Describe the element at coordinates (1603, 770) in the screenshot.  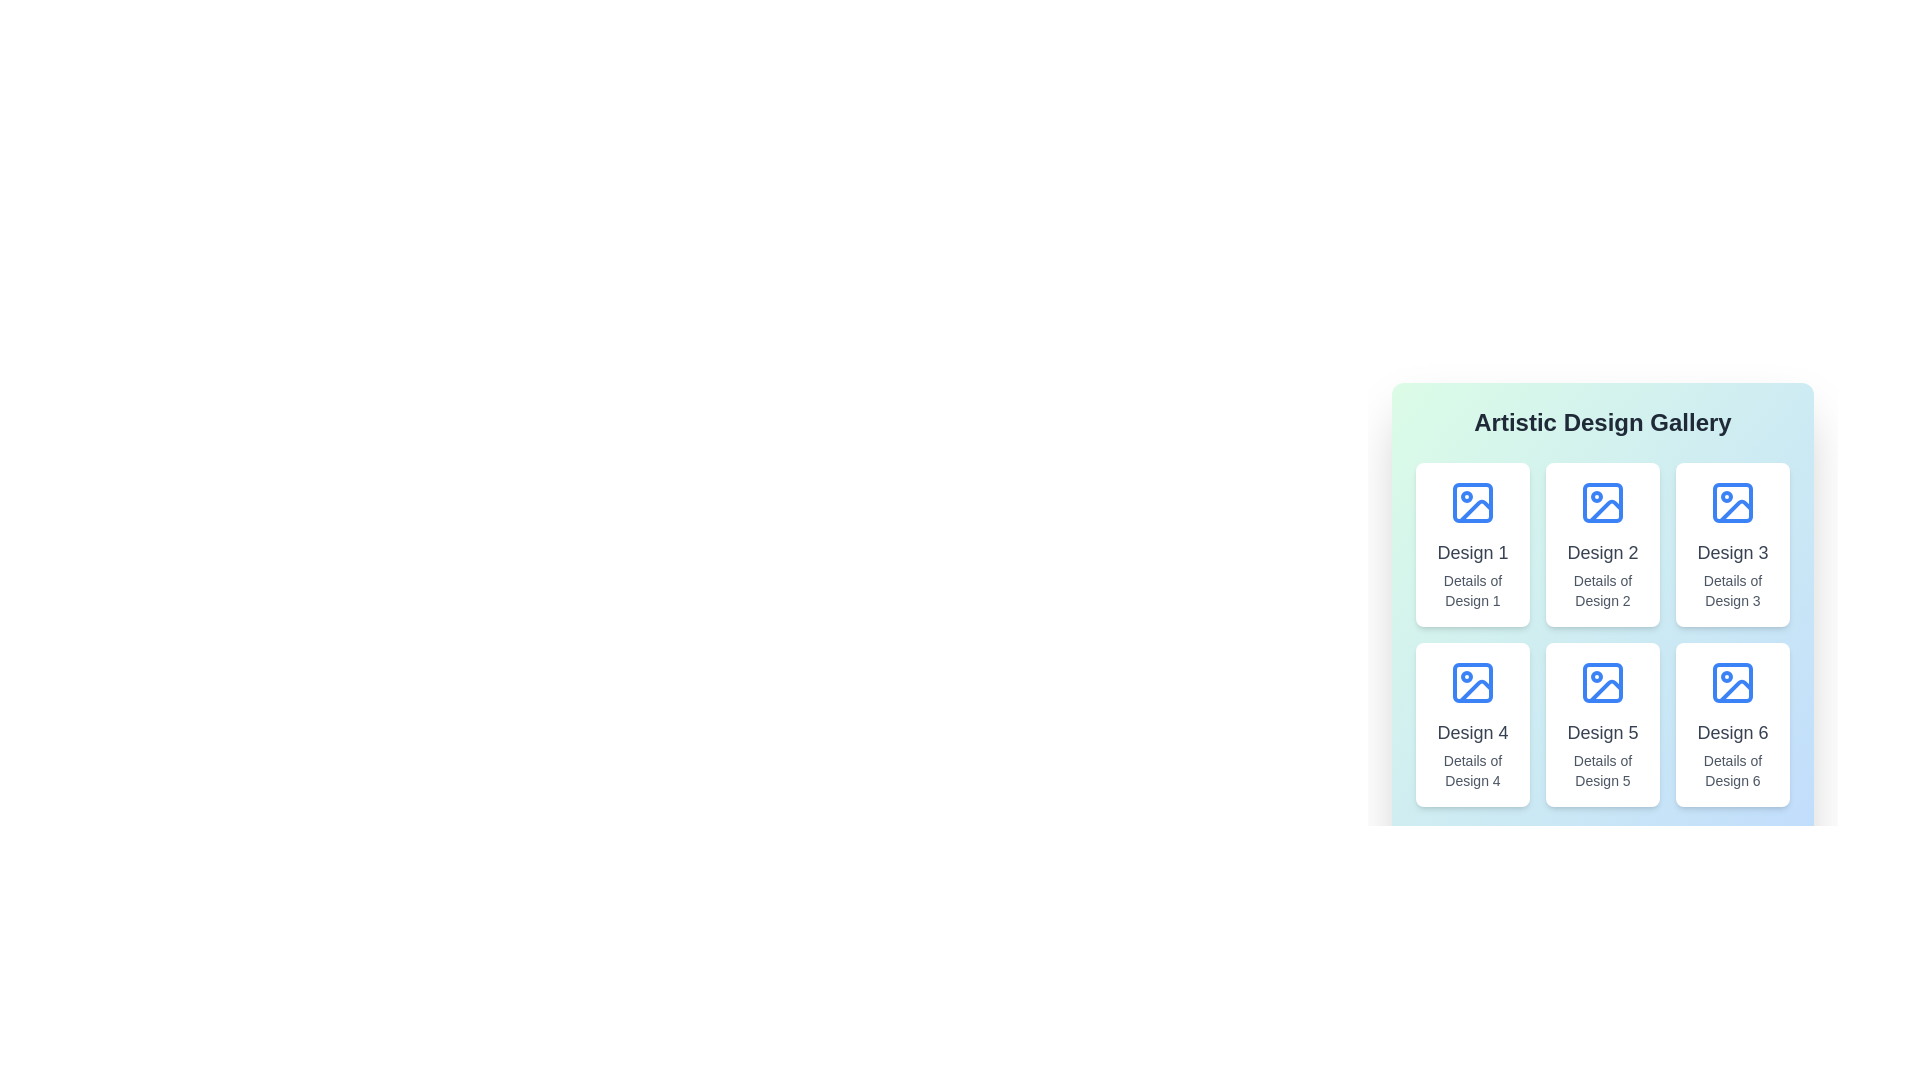
I see `the static text label containing the text 'Details of Design 5', which is styled in a small gray font and positioned below the title 'Design 5' within the white card in the grid layout` at that location.